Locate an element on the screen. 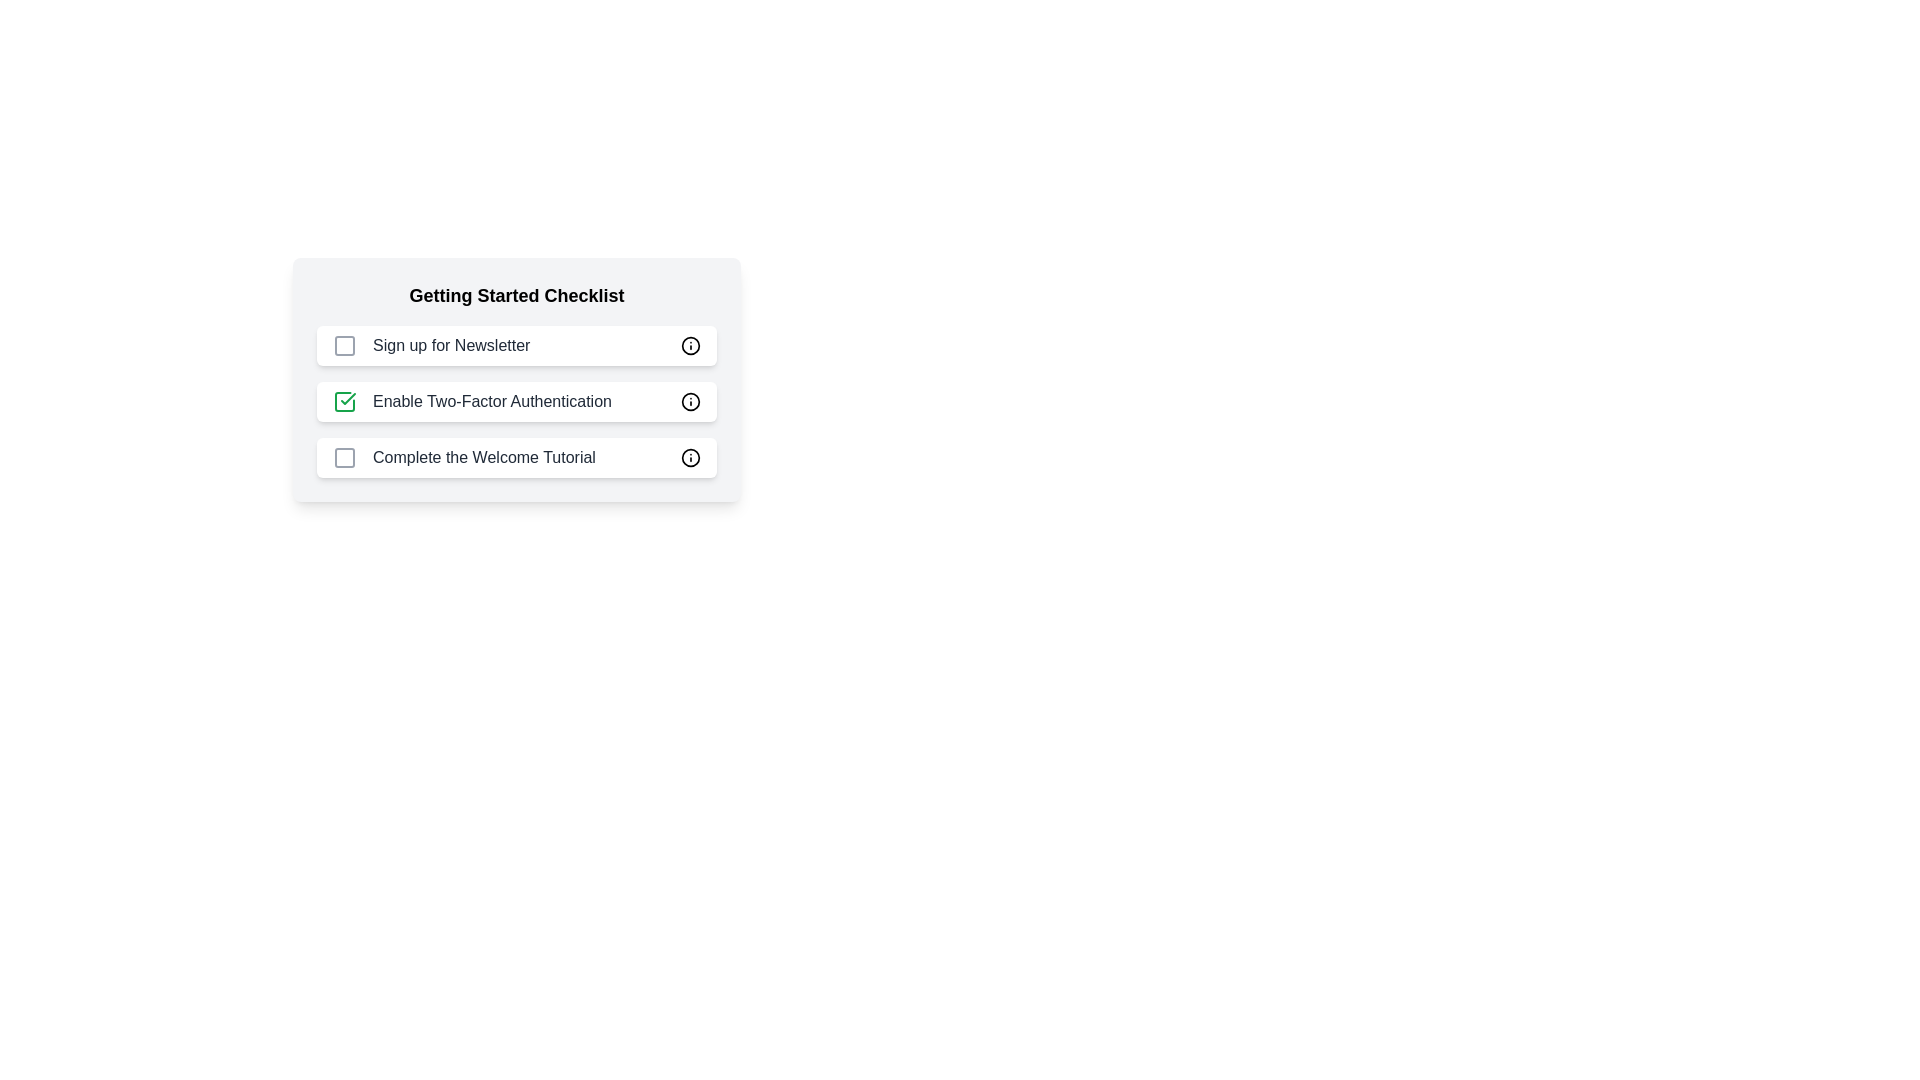 The height and width of the screenshot is (1080, 1920). the SVG Circle that serves as an informational icon for the 'Complete the Welcome Tutorial' checklist item in the 'Getting Started Checklist' is located at coordinates (691, 458).